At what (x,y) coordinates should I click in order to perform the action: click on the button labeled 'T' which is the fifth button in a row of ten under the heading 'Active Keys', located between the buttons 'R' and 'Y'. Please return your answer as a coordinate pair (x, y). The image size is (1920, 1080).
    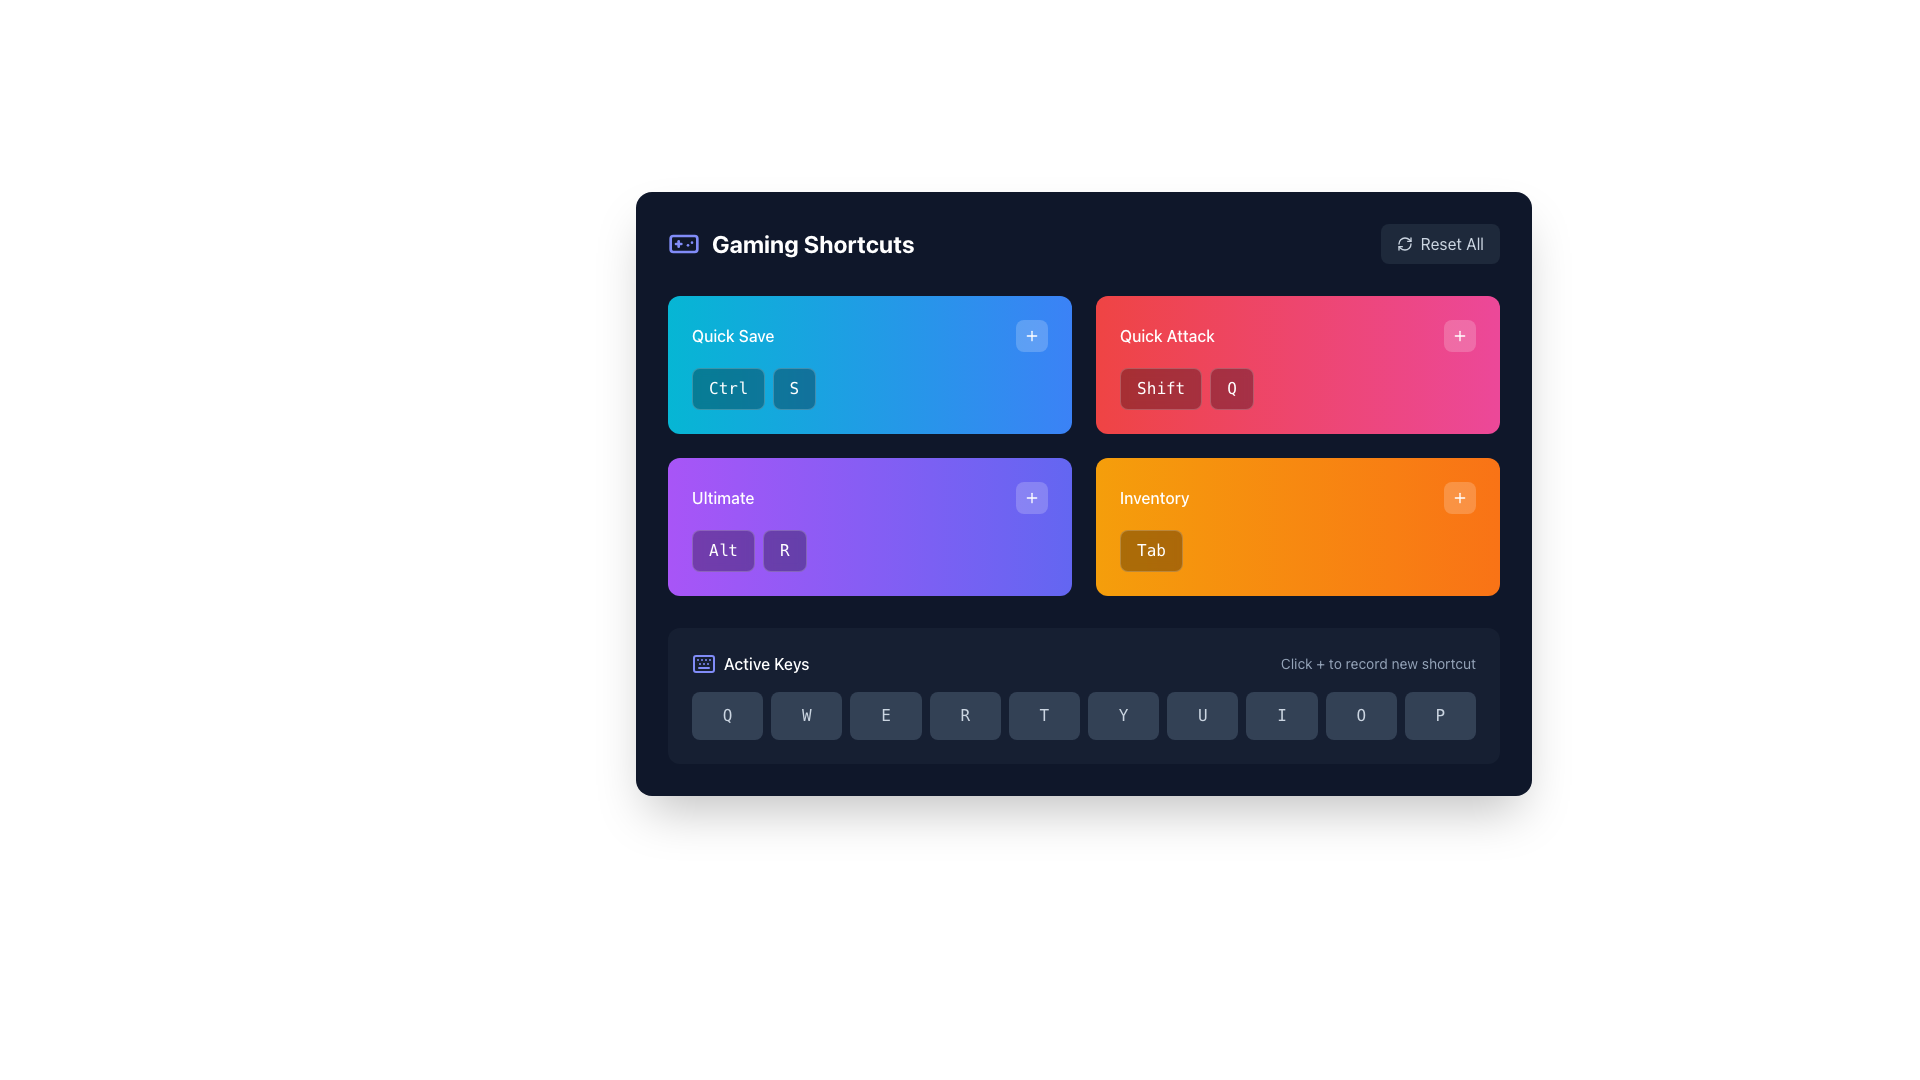
    Looking at the image, I should click on (1043, 715).